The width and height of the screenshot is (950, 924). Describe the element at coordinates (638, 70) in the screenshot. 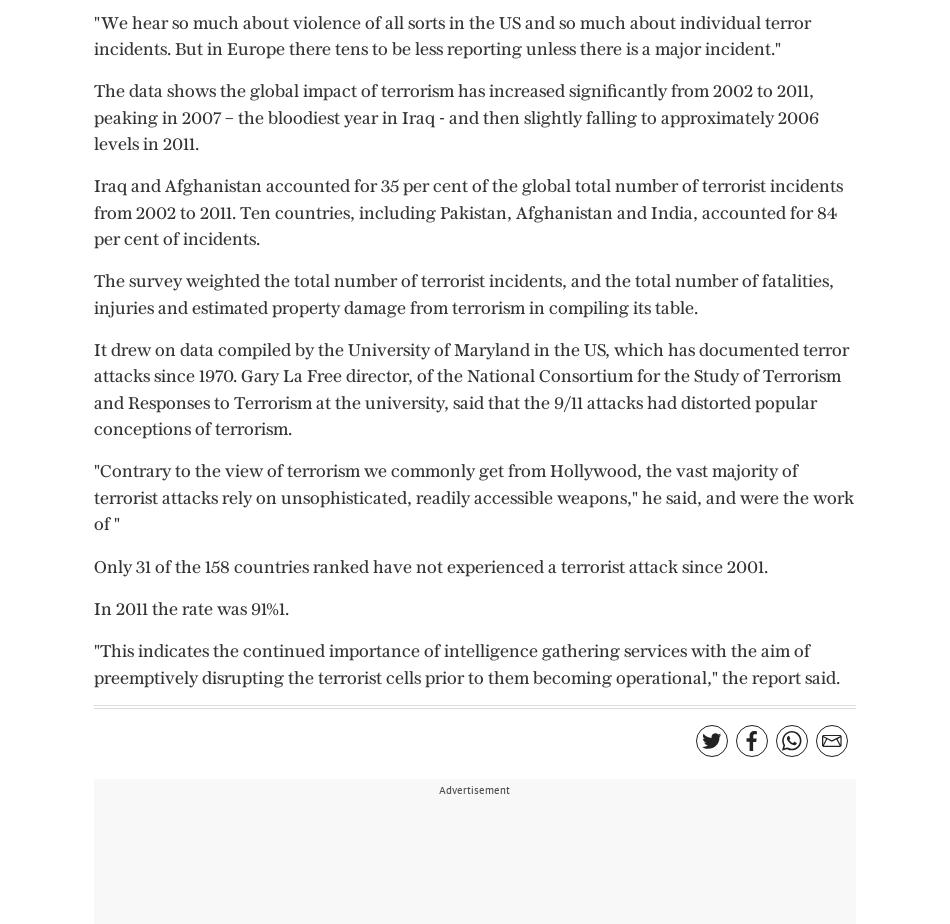

I see `'UK Voucher Codes'` at that location.